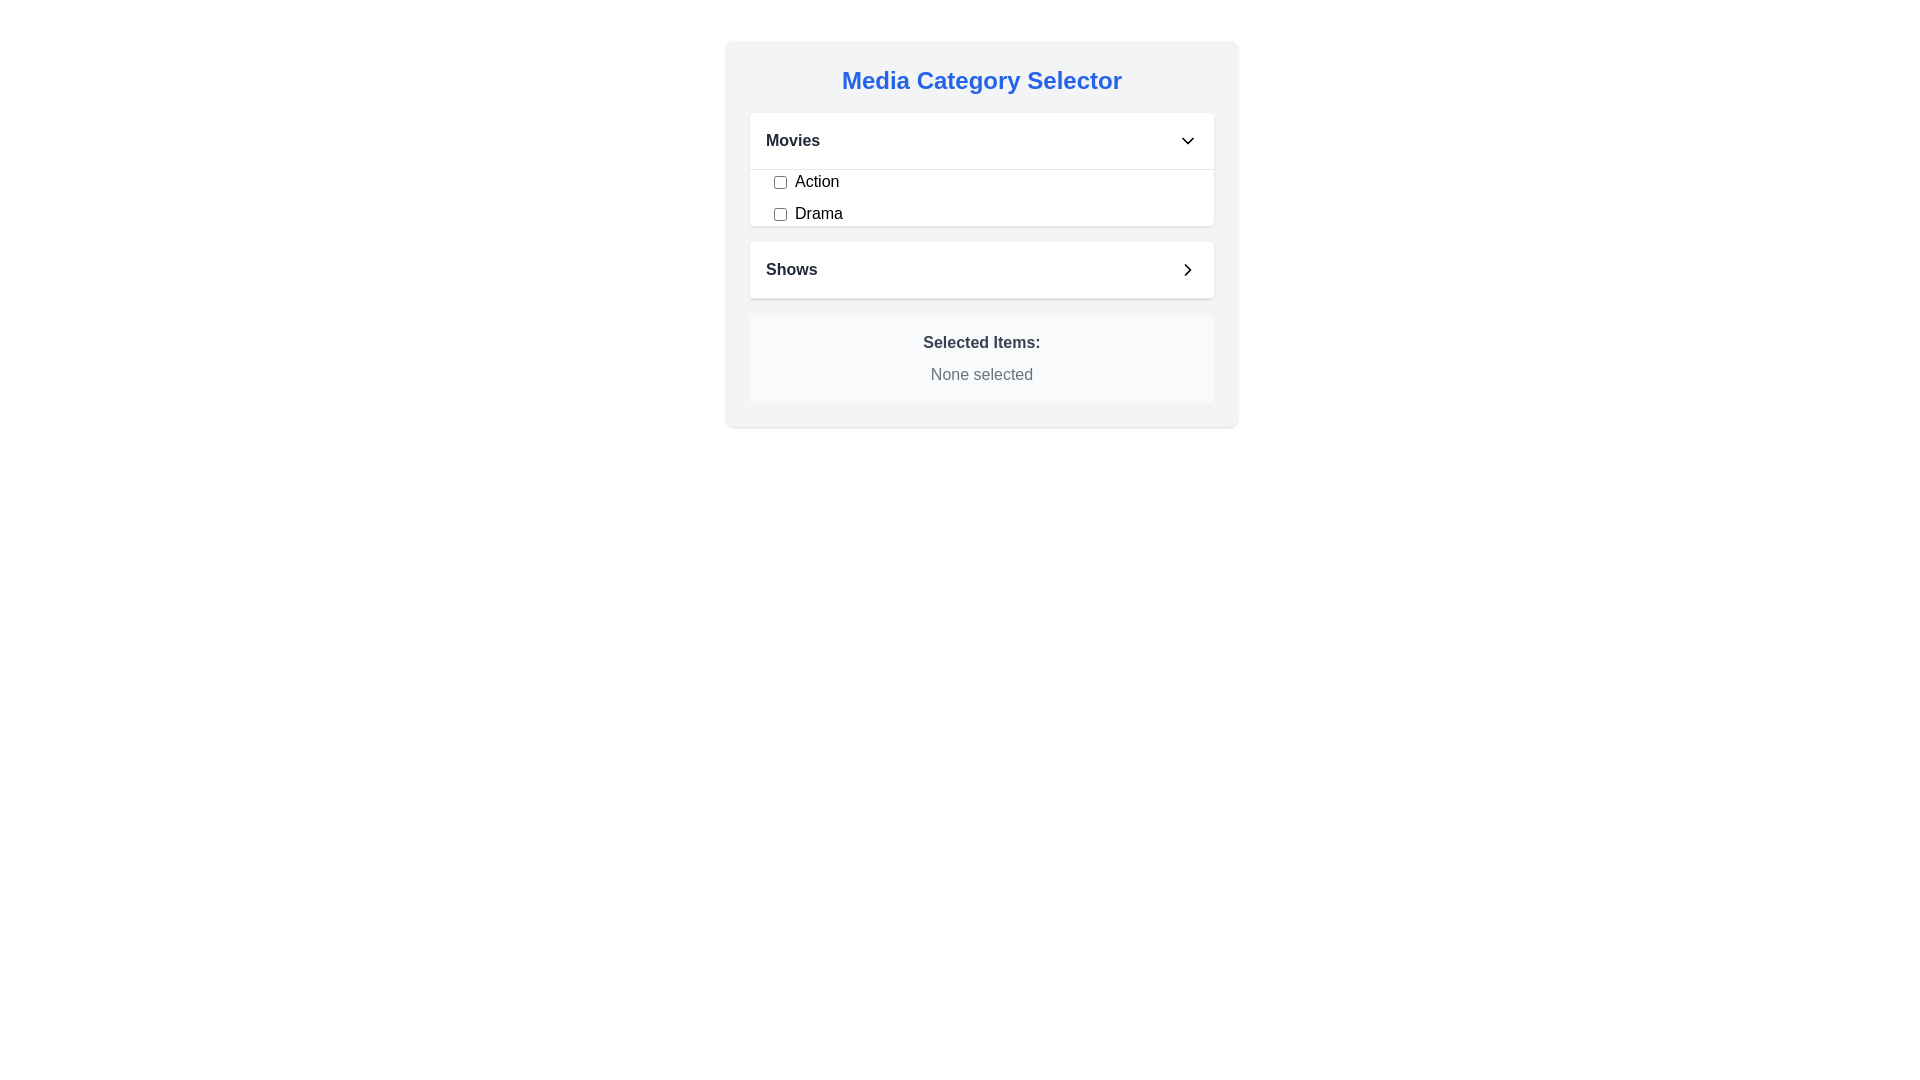  Describe the element at coordinates (779, 213) in the screenshot. I see `the checkbox labeled 'Drama' which is a small, rounded checkbox with a blue outline` at that location.